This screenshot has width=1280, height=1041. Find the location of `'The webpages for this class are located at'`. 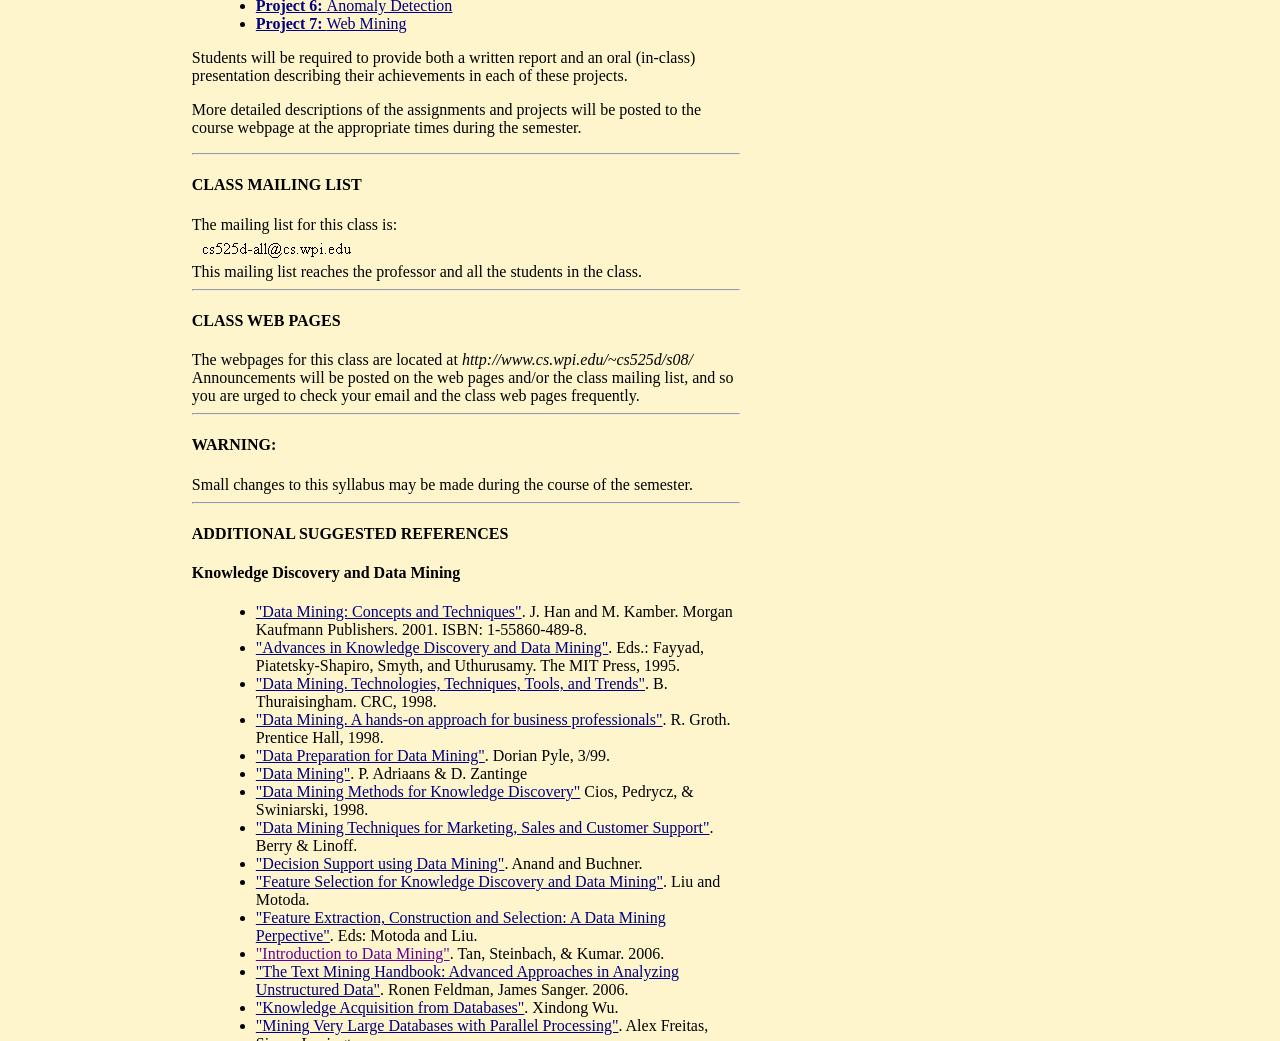

'The webpages for this class are located at' is located at coordinates (190, 359).